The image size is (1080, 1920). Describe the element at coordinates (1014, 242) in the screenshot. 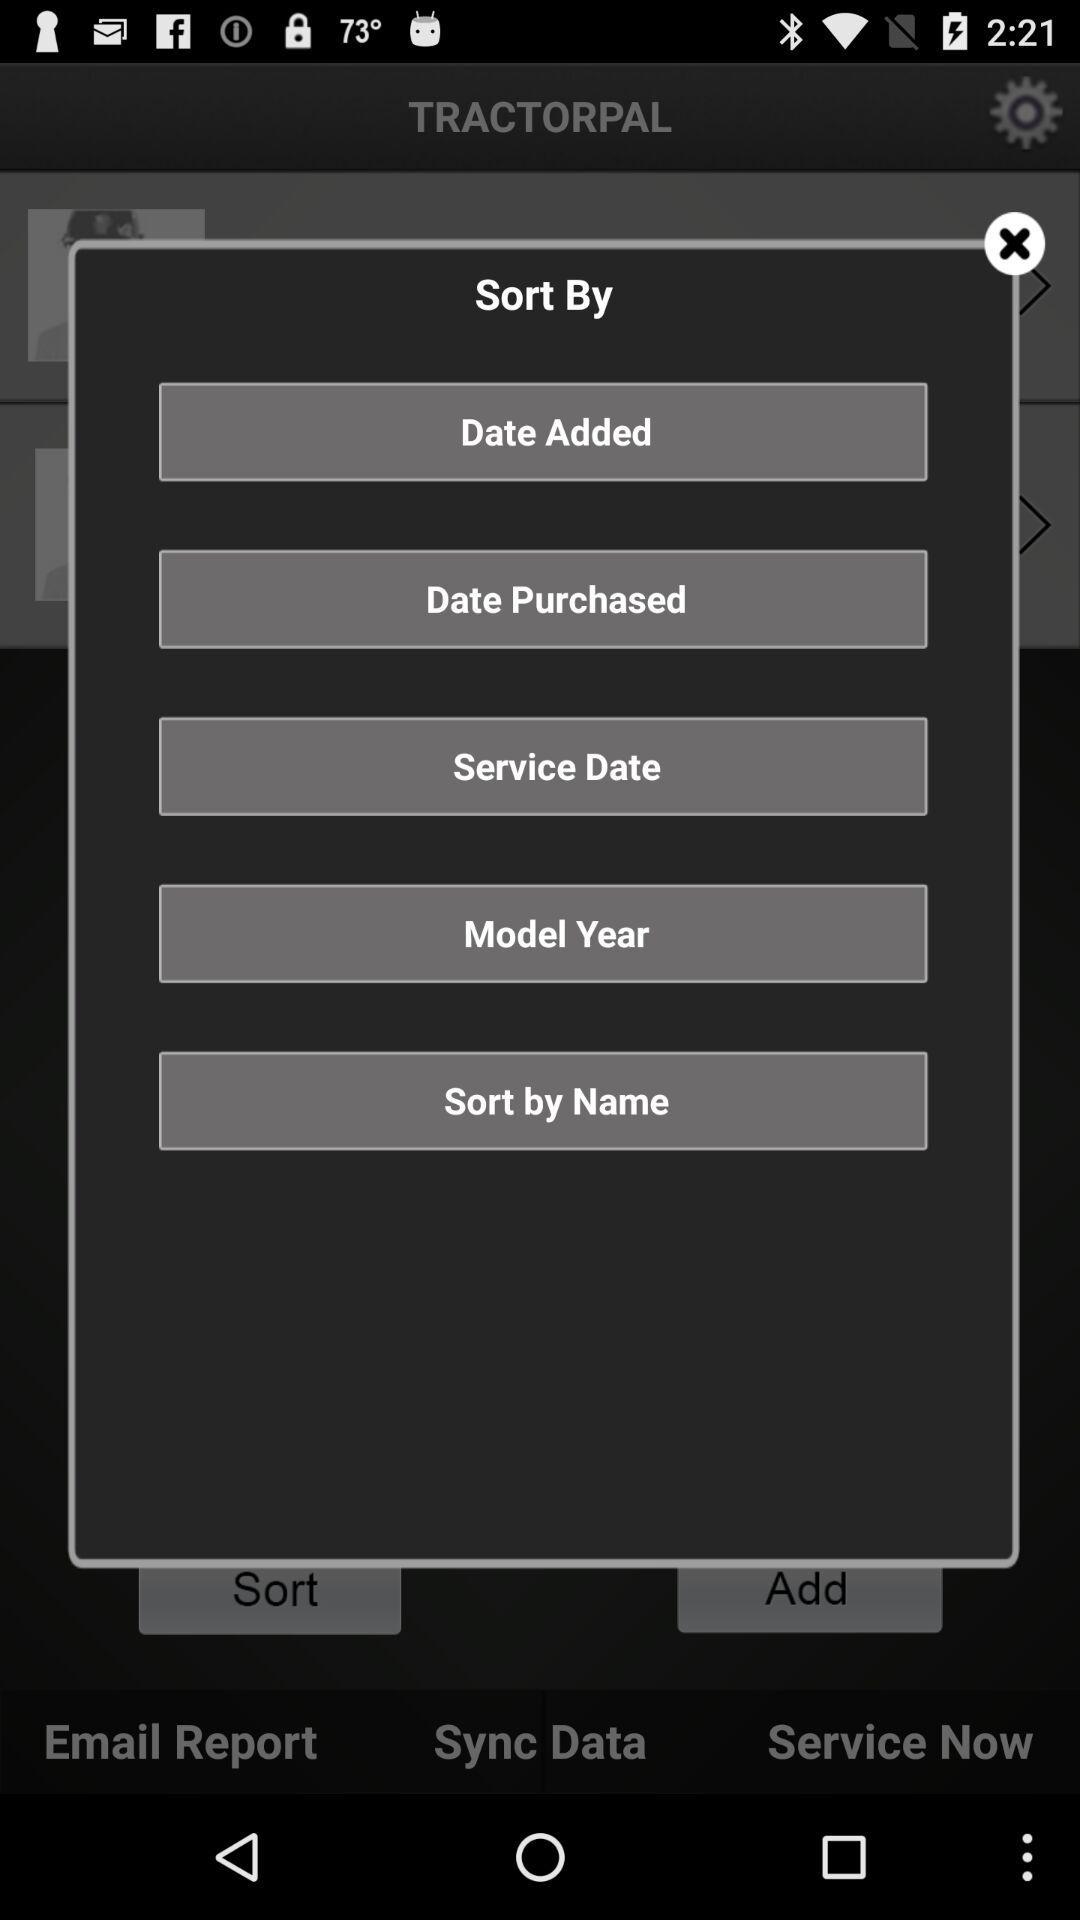

I see `app to the right of sort by item` at that location.